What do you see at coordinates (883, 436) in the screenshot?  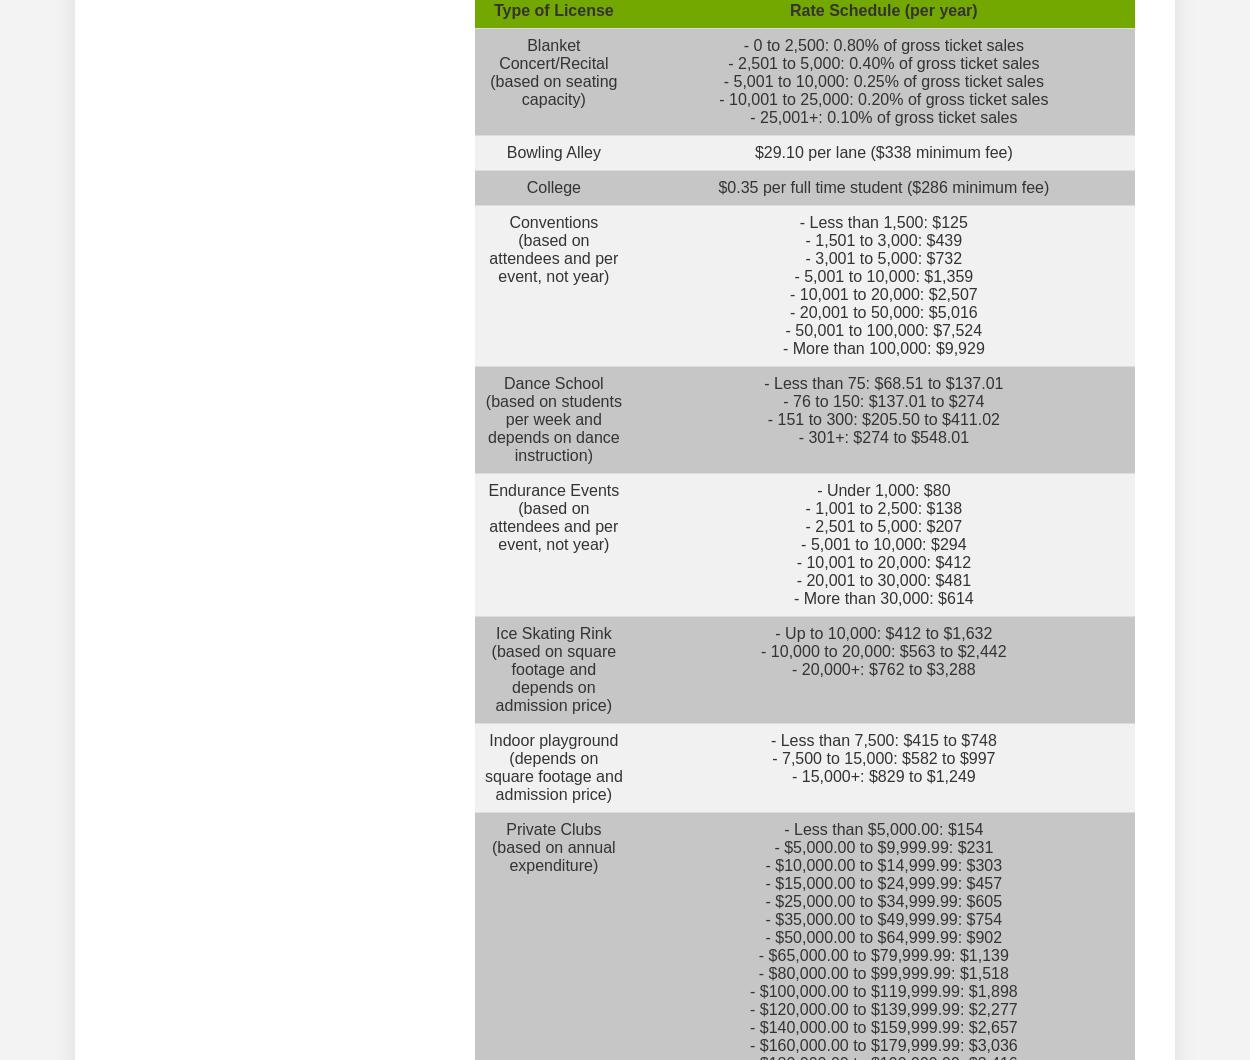 I see `'- 301+: $274 to $548.01'` at bounding box center [883, 436].